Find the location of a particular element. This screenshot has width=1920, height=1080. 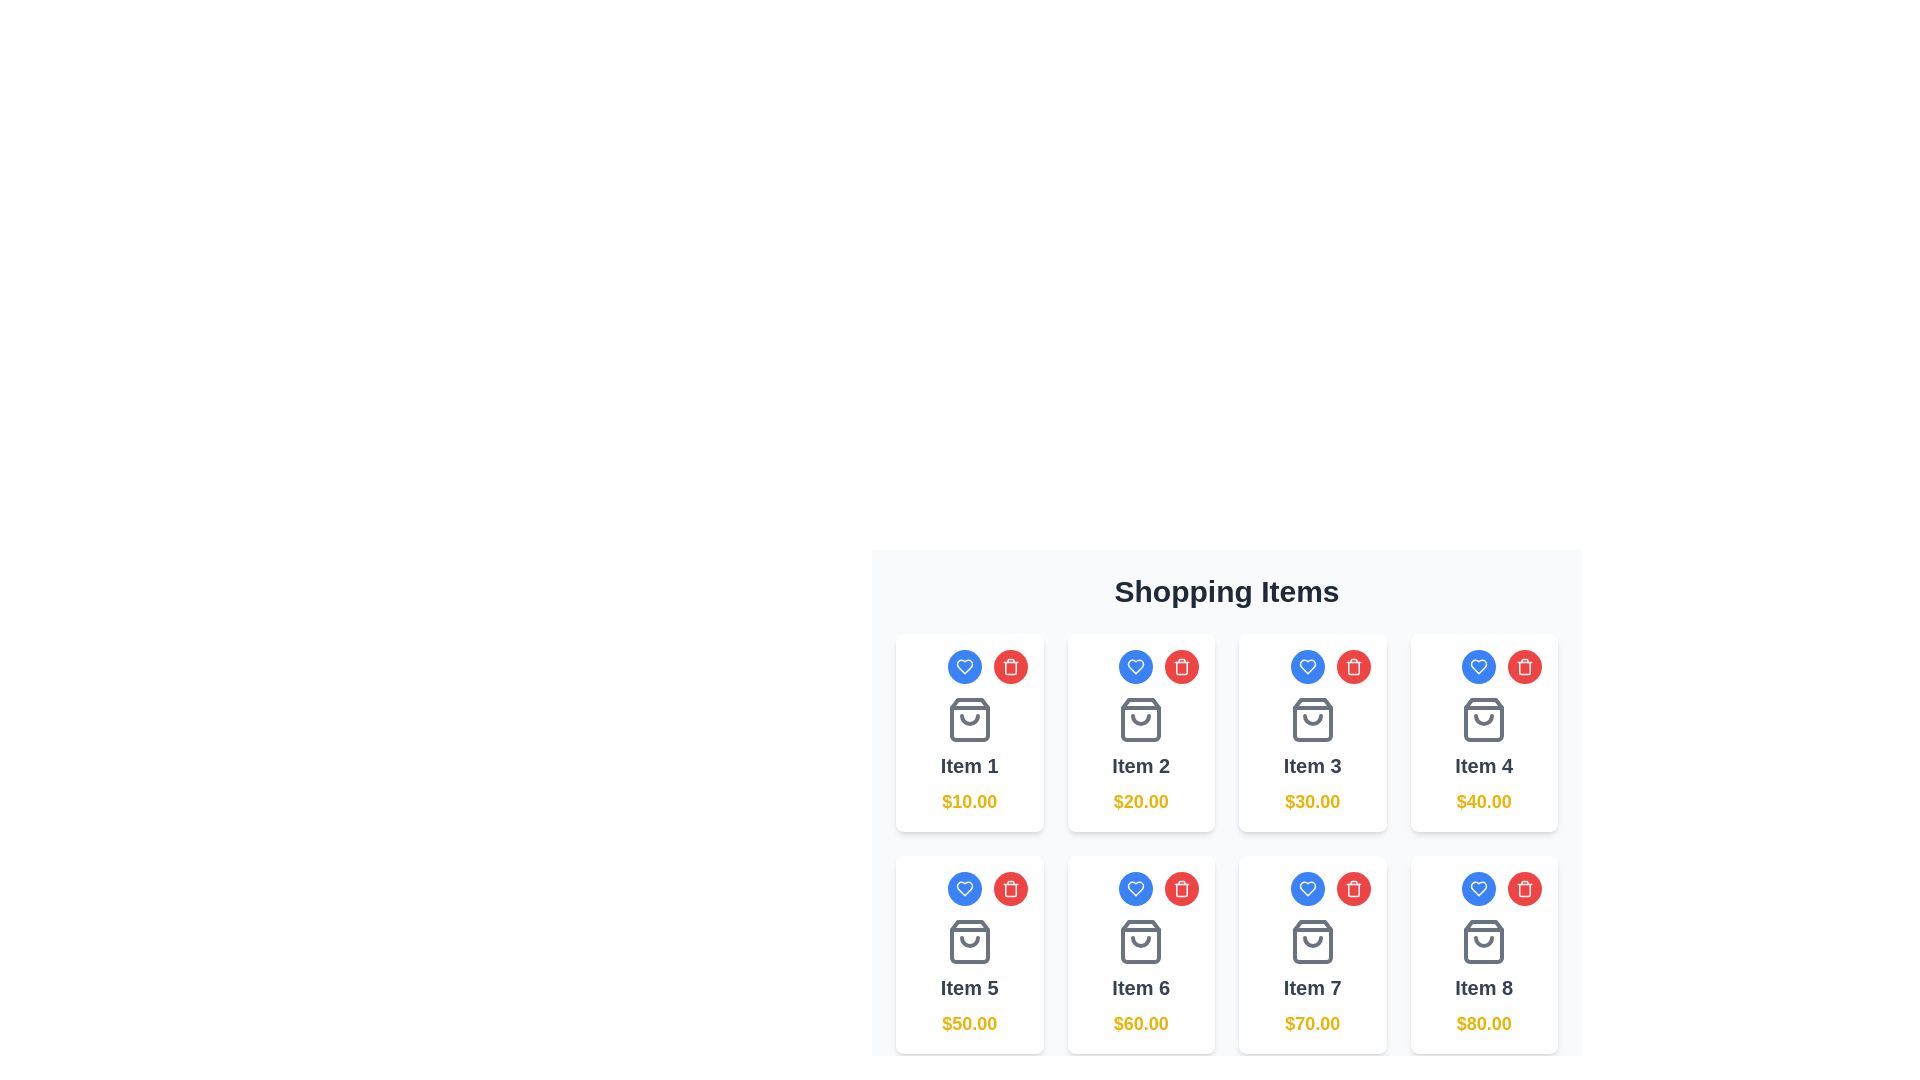

the blue circular button with a white heart outline to favorite the item located at the top-right corner of the card labeled 'Item 3' is located at coordinates (1312, 667).